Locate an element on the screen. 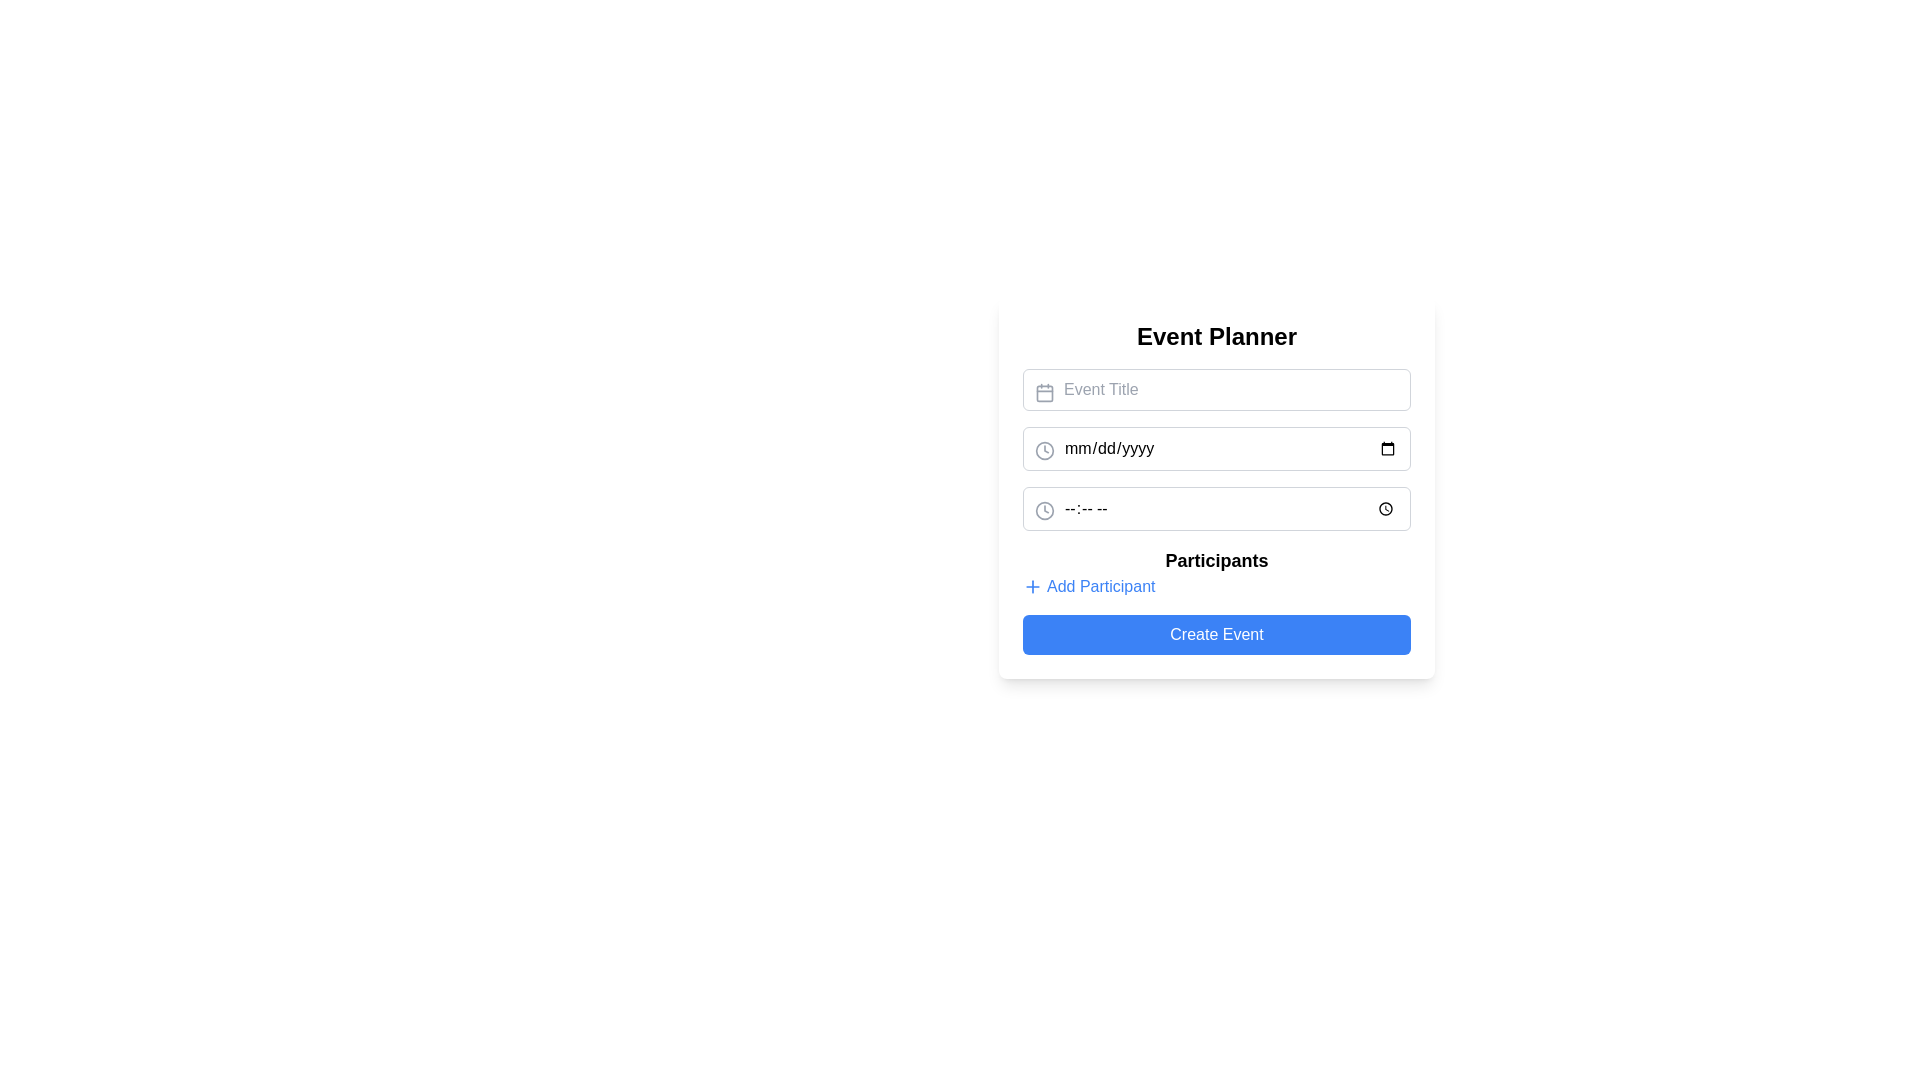  the 'Participants' heading or label, which is positioned above the 'Add Participant' text and button, indicating its relation to the following components is located at coordinates (1216, 560).